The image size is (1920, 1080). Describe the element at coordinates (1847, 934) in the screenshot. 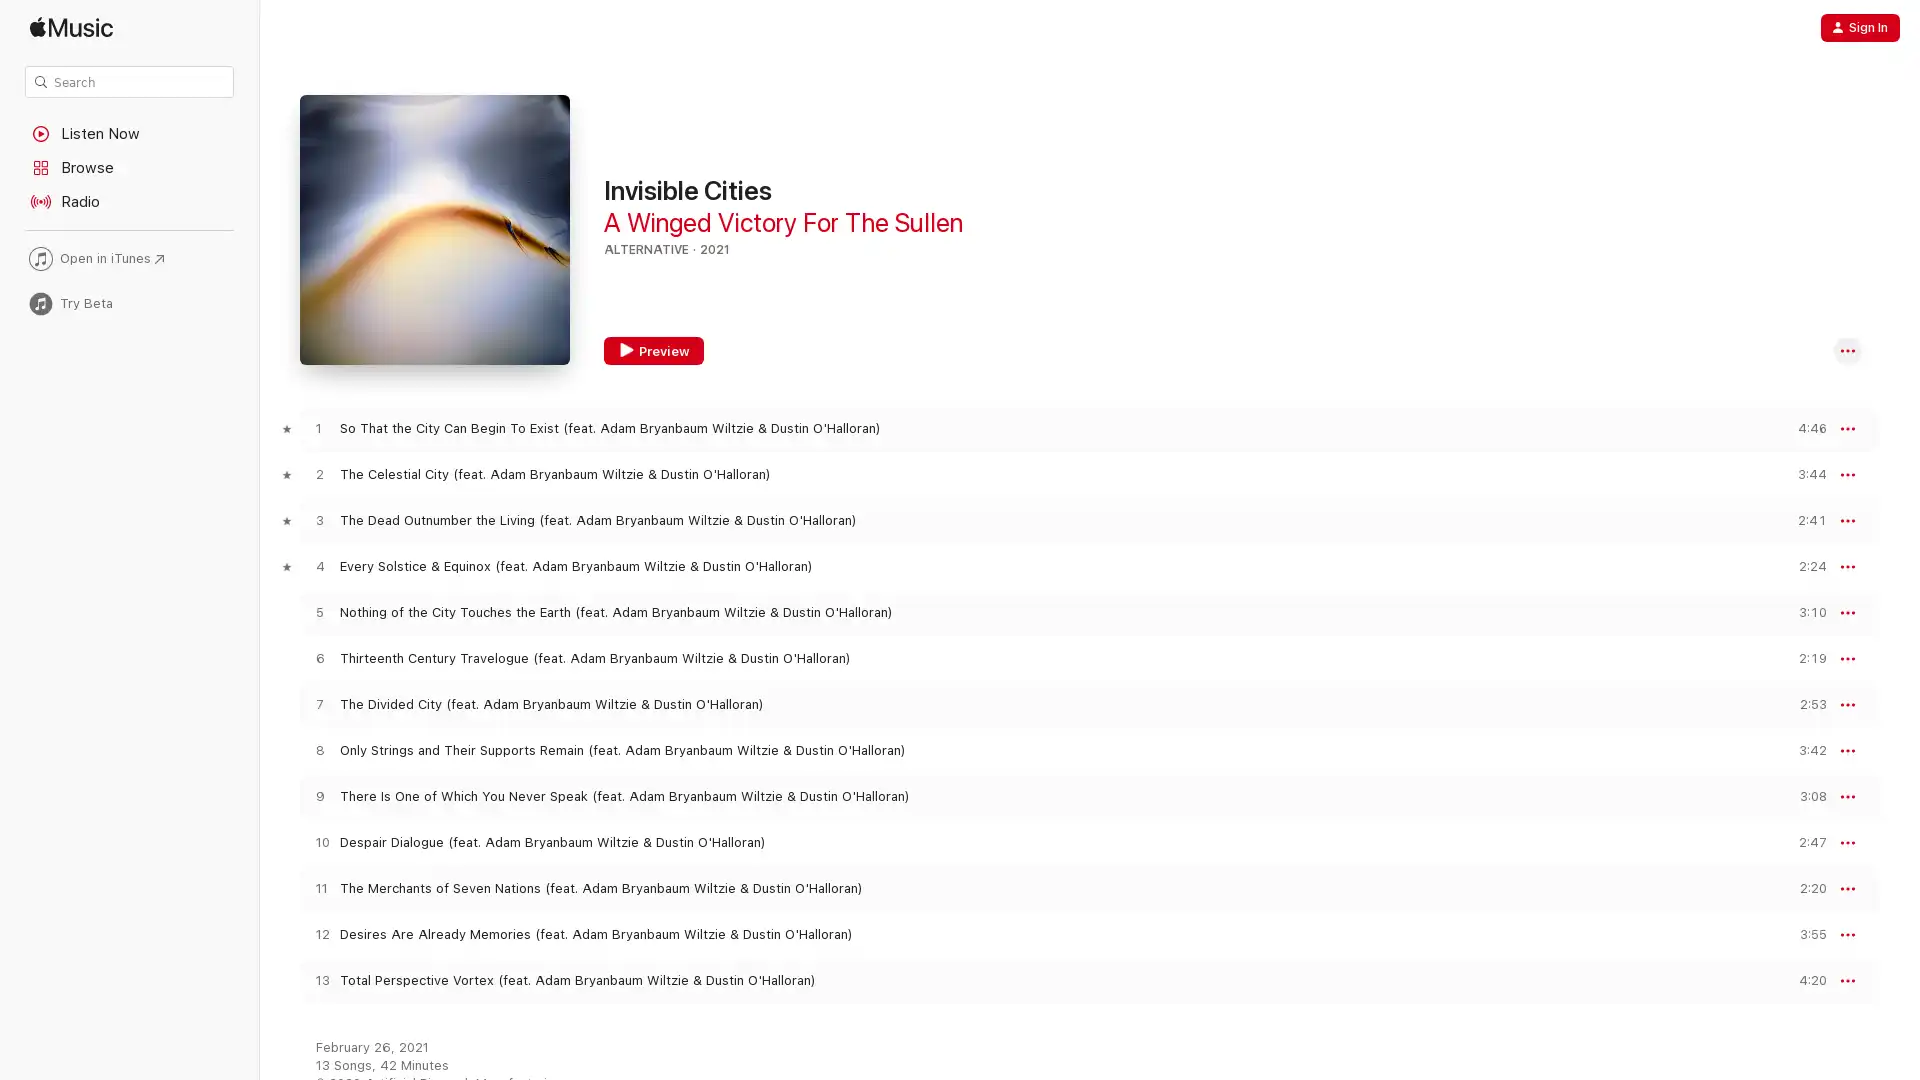

I see `More` at that location.